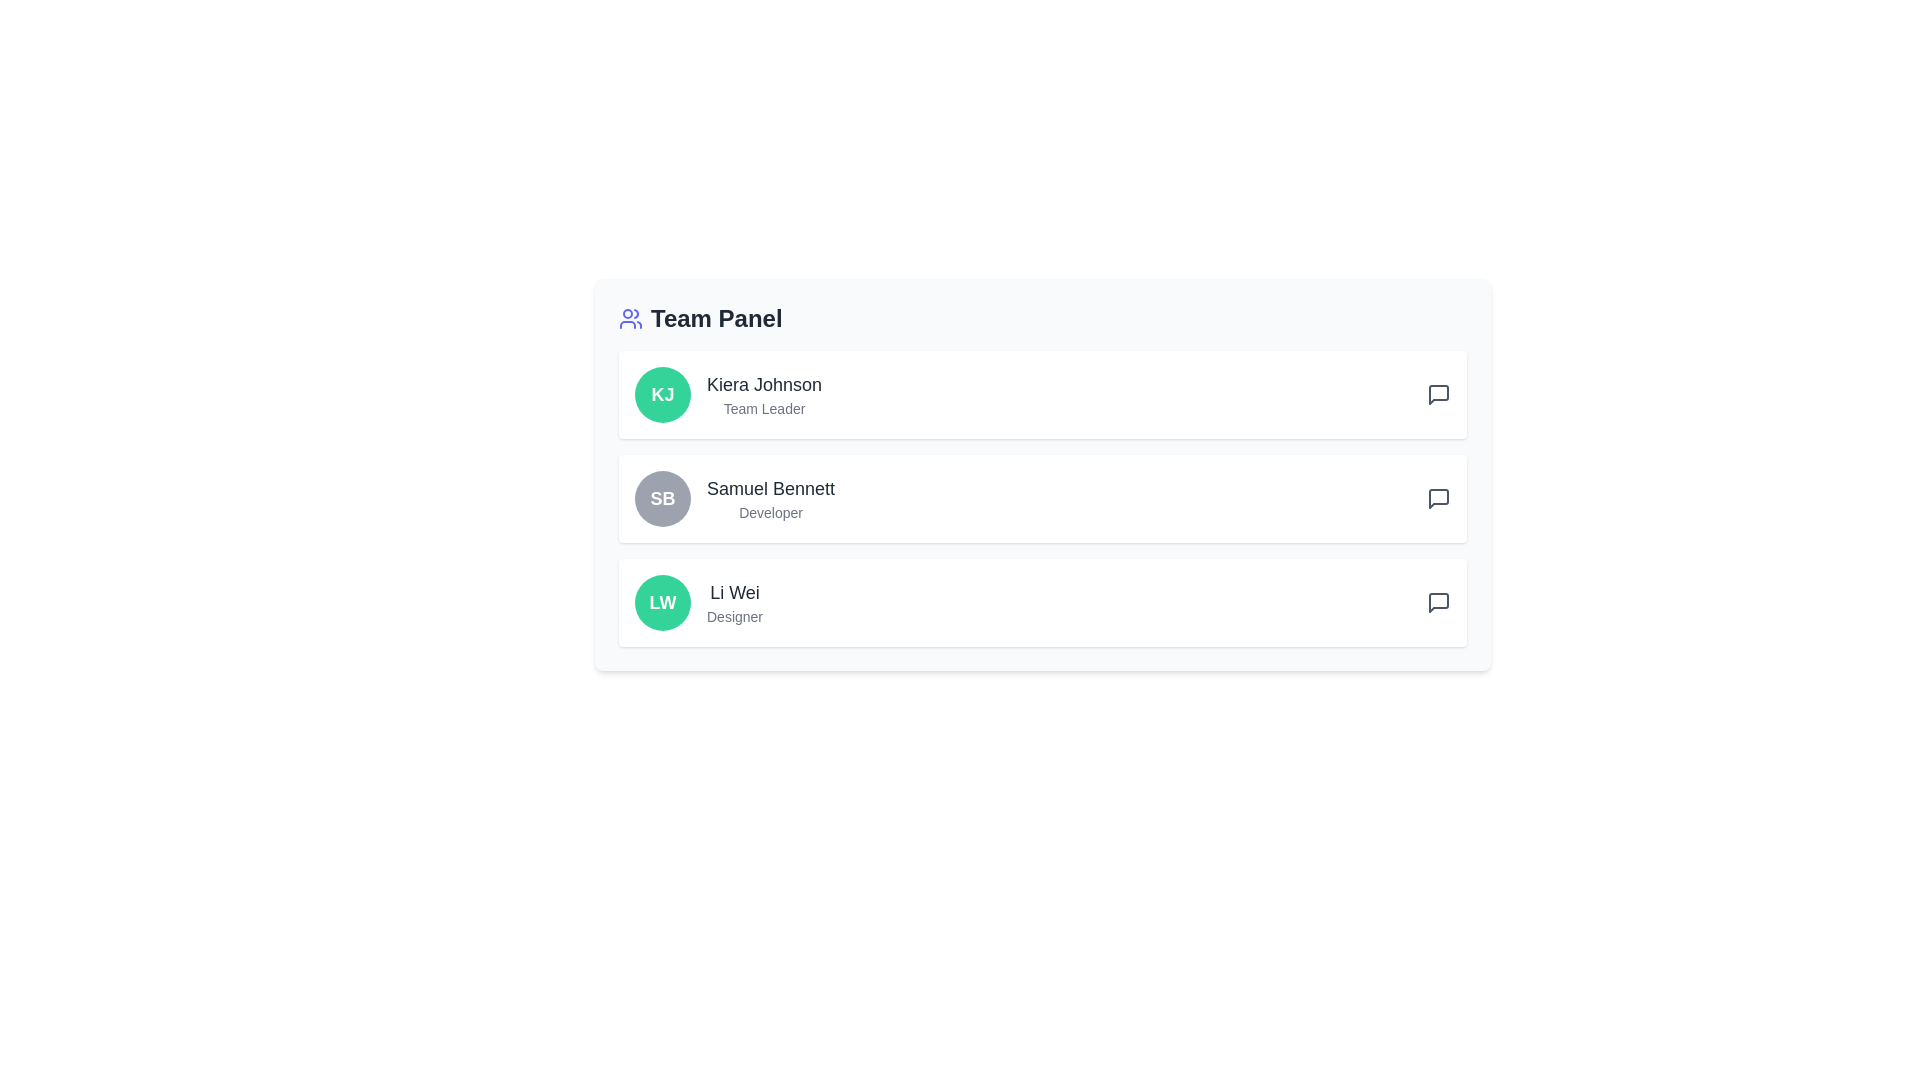  Describe the element at coordinates (733, 616) in the screenshot. I see `the static text label that provides context about 'Li Wei', positioned below the larger text 'Li Wei' in the third entry of a vertically stacked list of card sections` at that location.